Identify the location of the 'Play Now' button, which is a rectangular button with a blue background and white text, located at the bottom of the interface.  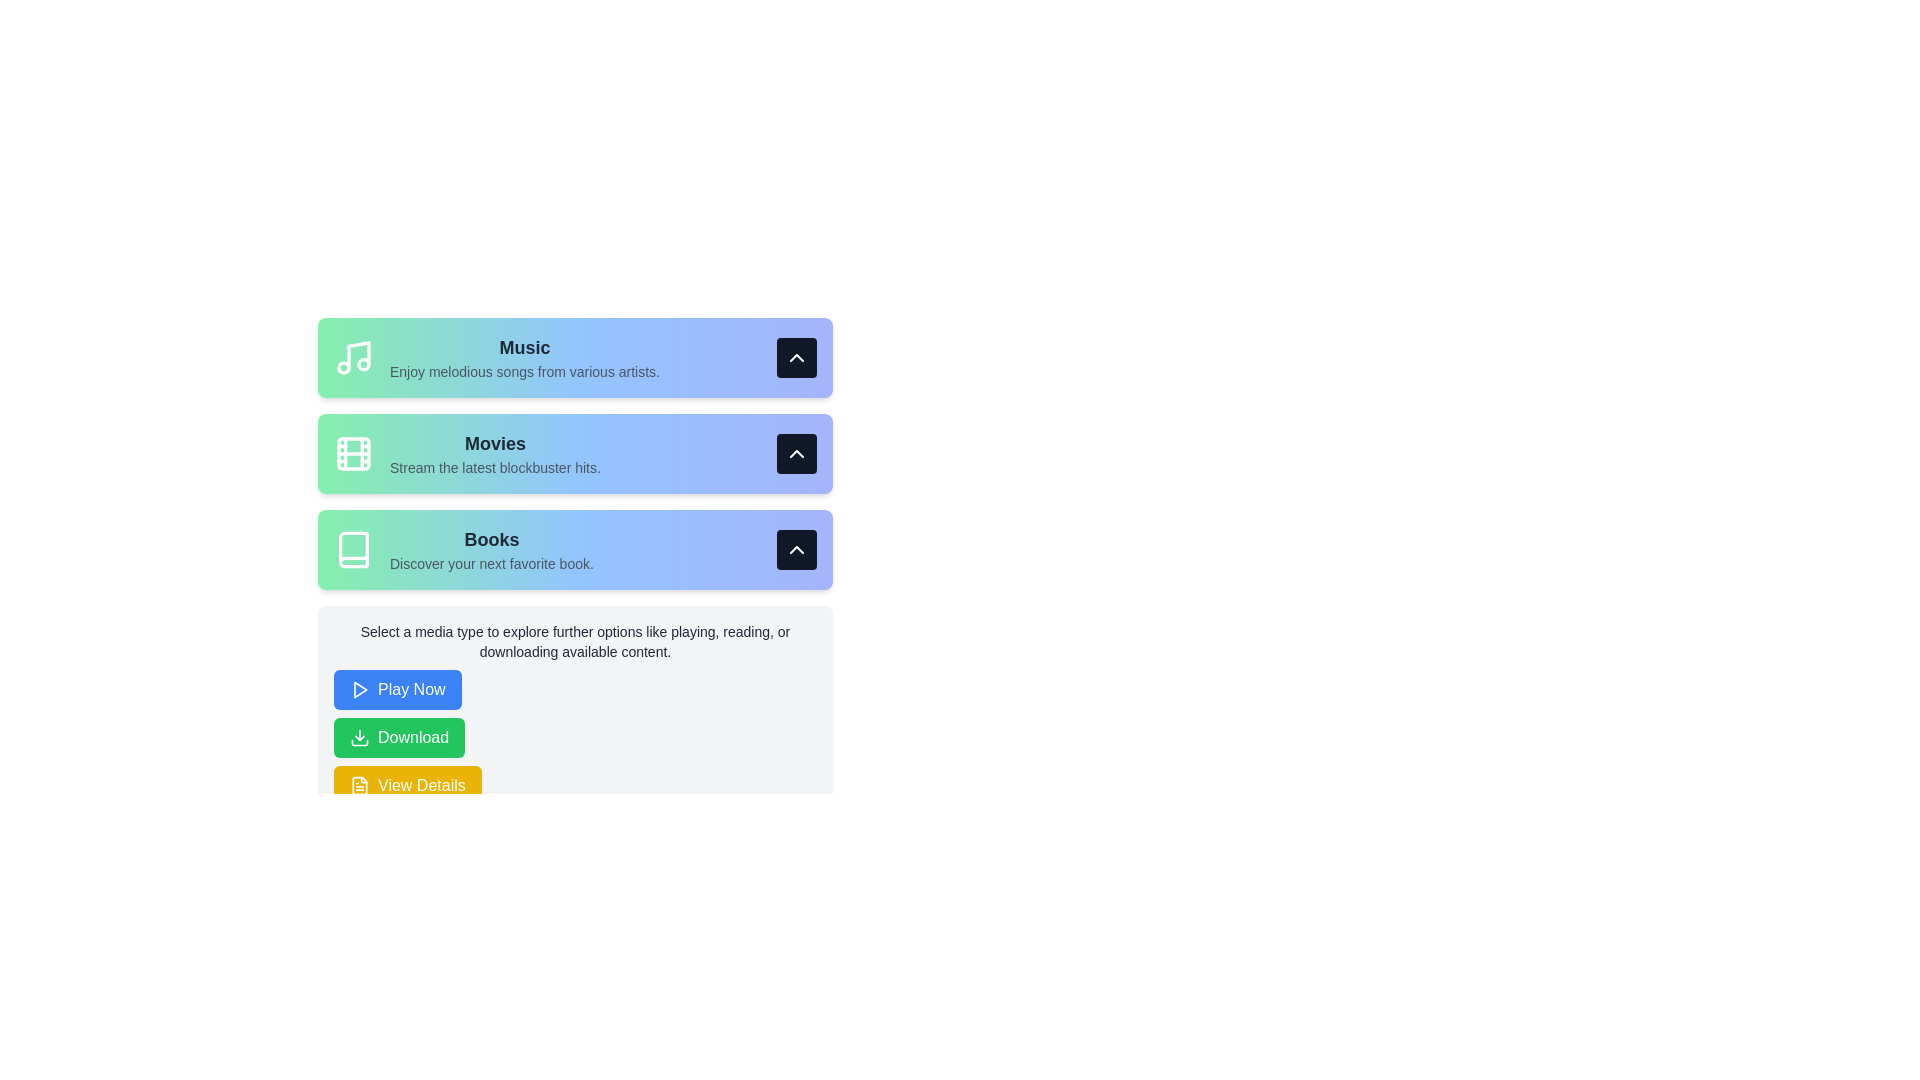
(397, 689).